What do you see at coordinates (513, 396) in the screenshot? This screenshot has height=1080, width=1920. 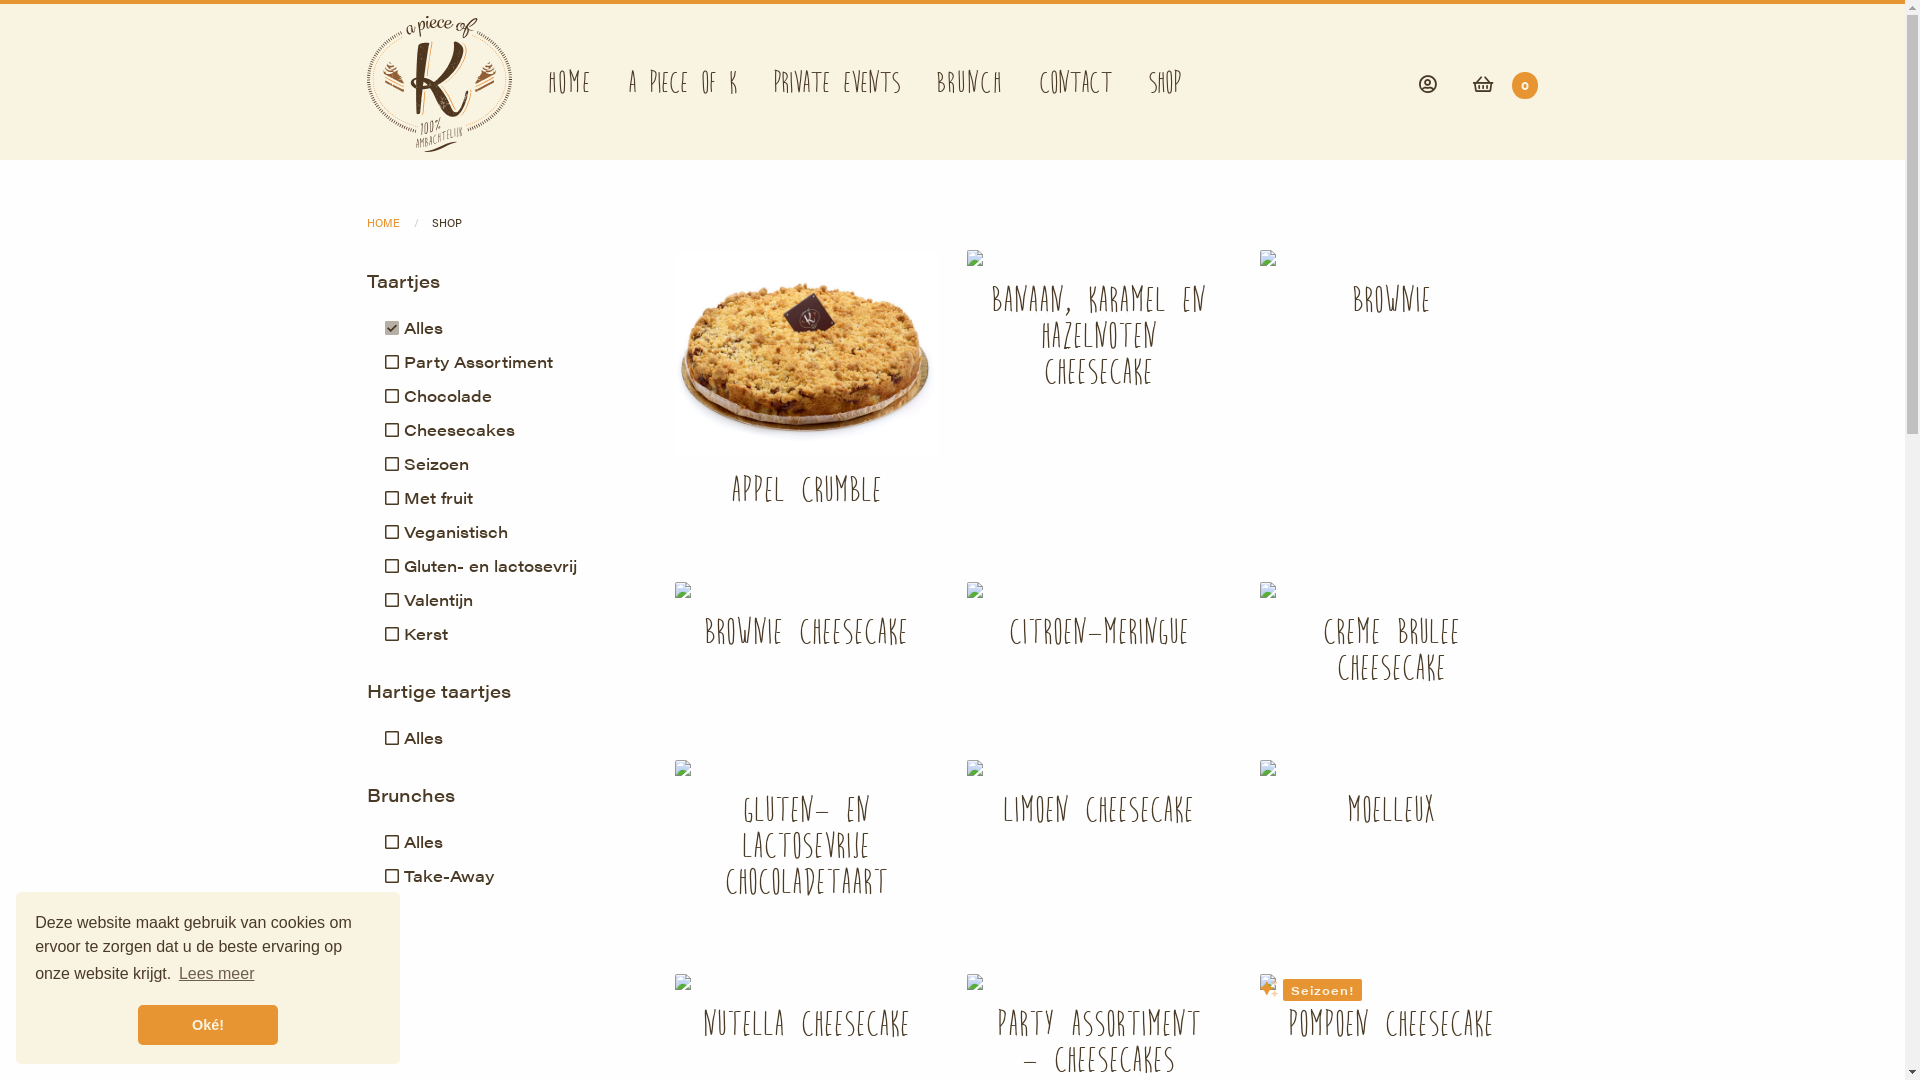 I see `'Chocolade'` at bounding box center [513, 396].